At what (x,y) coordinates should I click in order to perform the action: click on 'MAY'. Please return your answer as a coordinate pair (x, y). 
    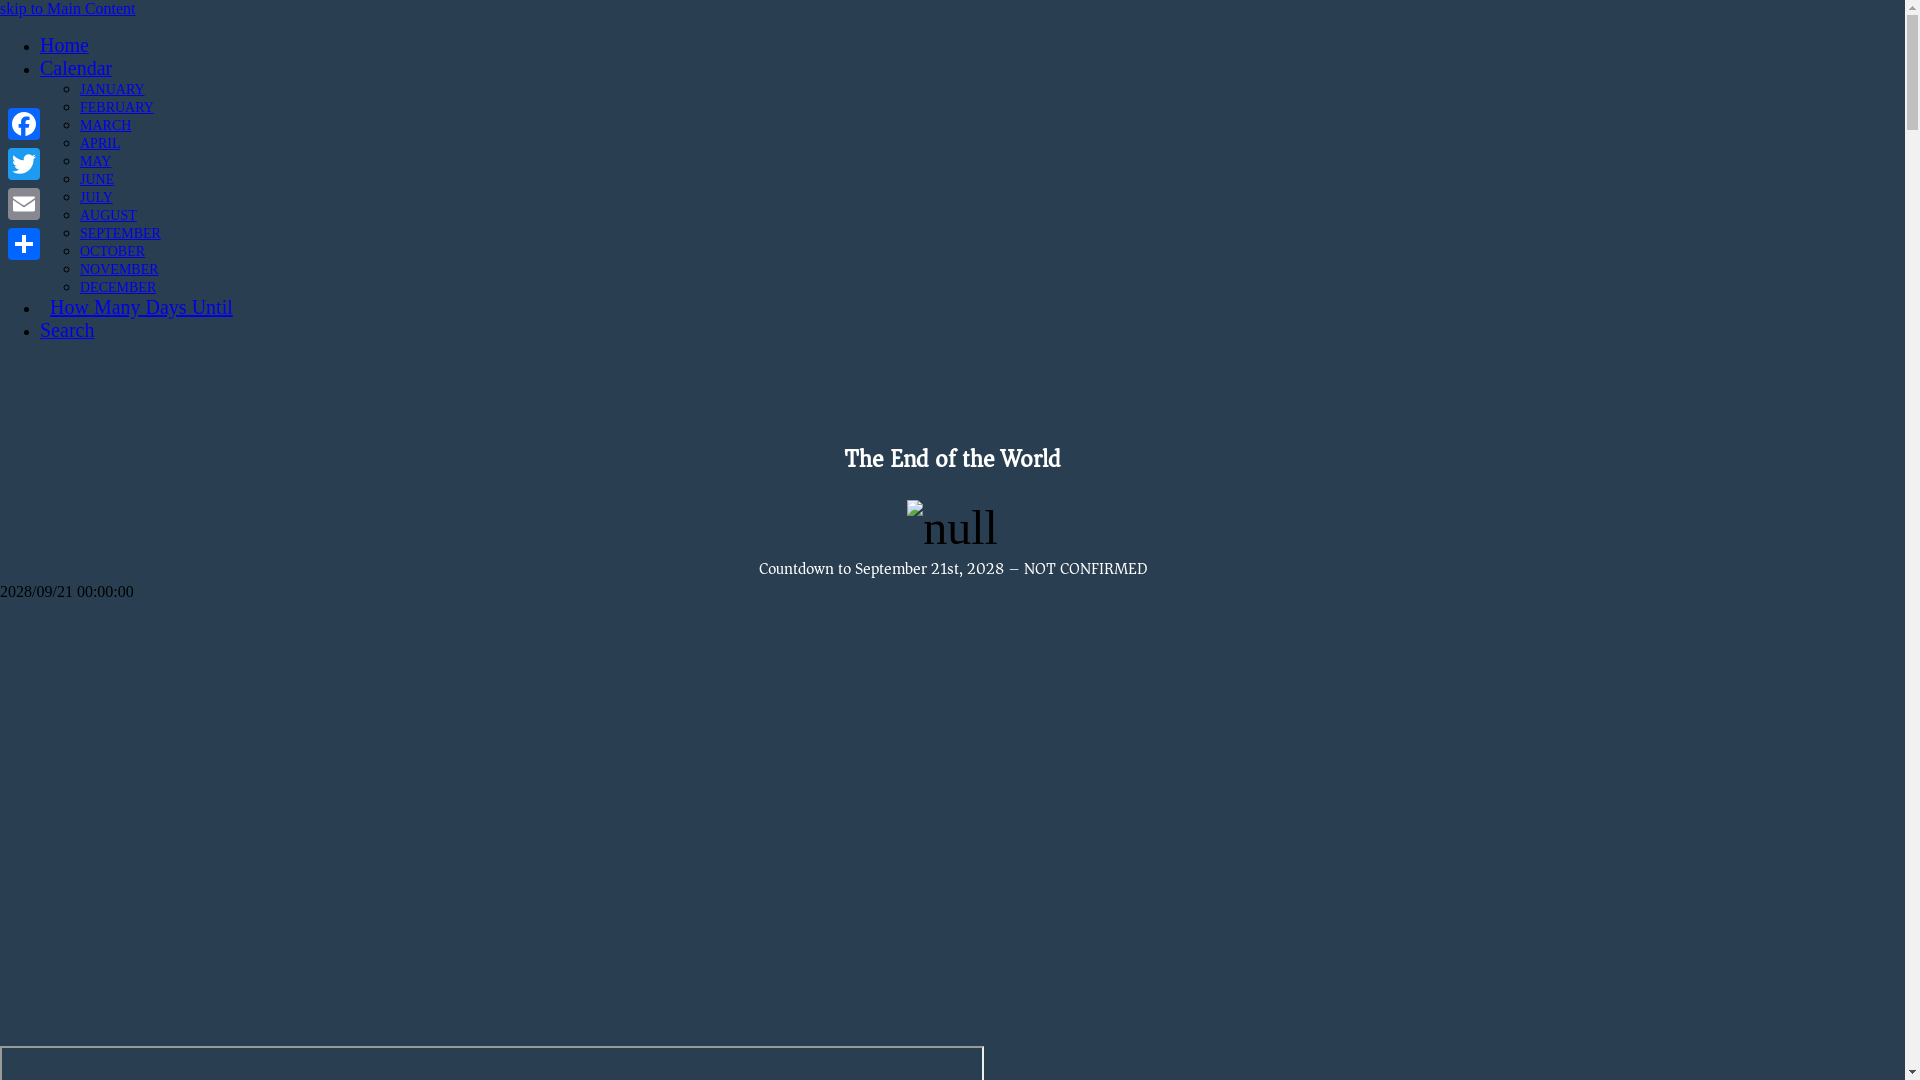
    Looking at the image, I should click on (94, 159).